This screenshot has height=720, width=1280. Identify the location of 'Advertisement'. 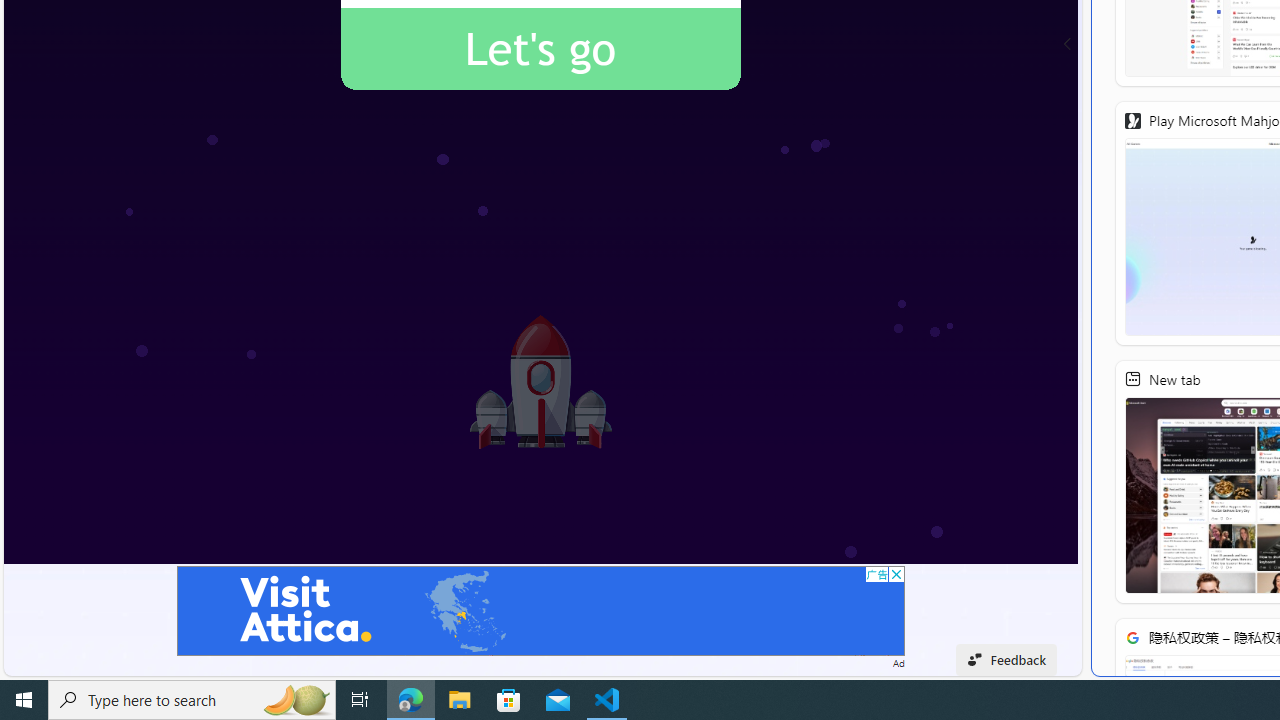
(540, 609).